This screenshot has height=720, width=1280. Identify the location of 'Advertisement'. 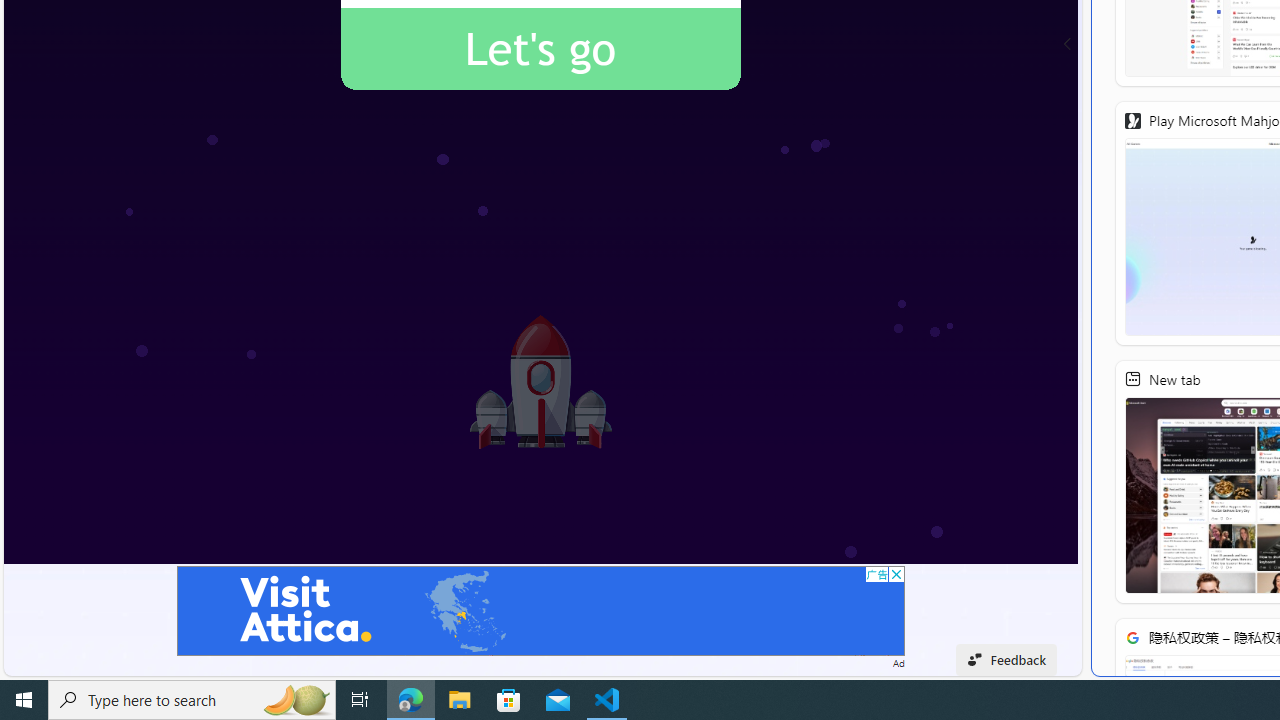
(540, 609).